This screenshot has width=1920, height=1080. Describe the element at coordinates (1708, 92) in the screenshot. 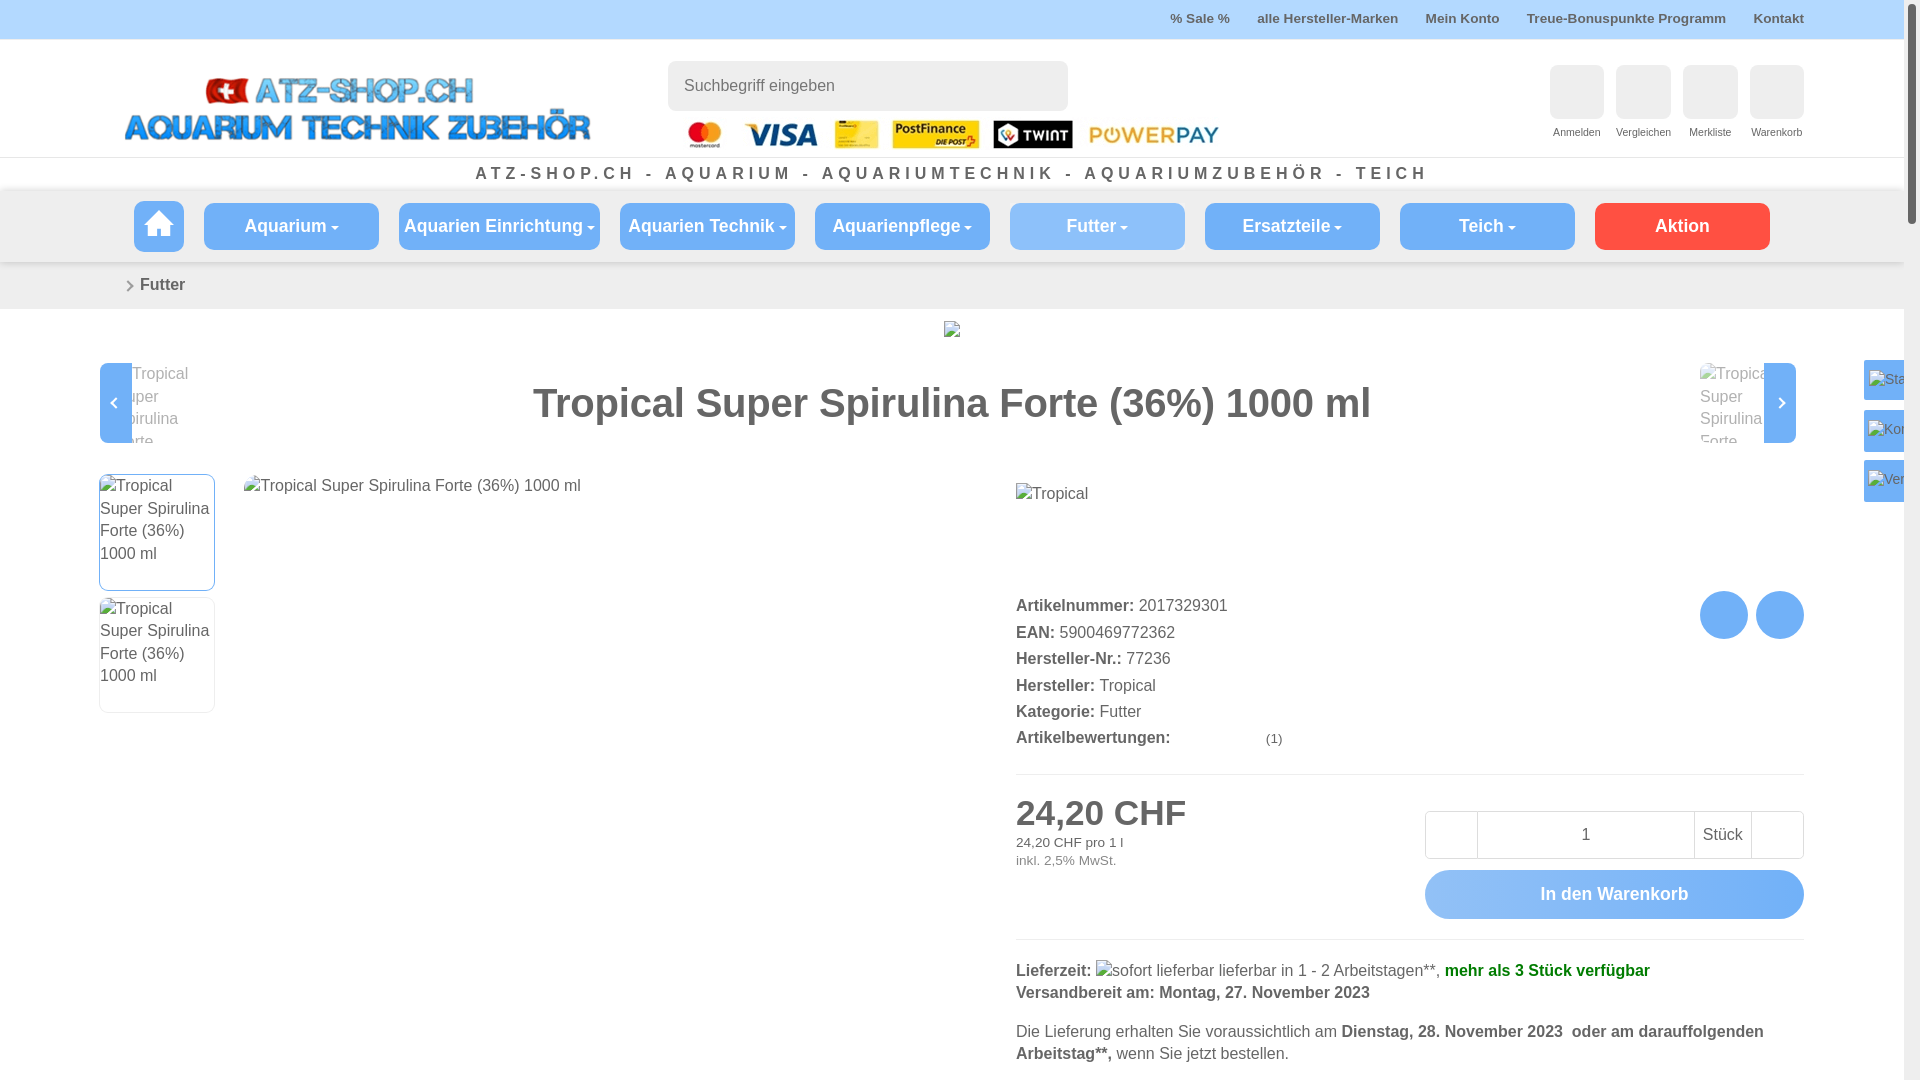

I see `'Zur Merkliste'` at that location.